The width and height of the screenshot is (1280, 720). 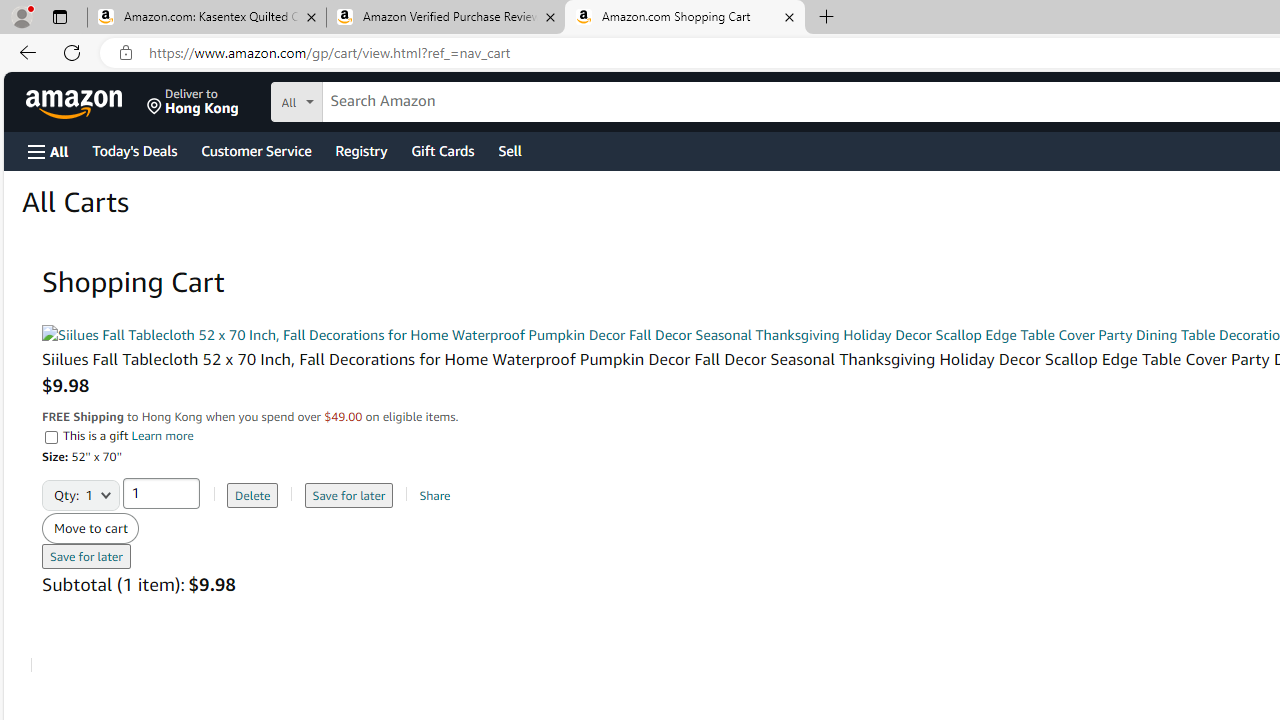 What do you see at coordinates (684, 17) in the screenshot?
I see `'Amazon.com Shopping Cart'` at bounding box center [684, 17].